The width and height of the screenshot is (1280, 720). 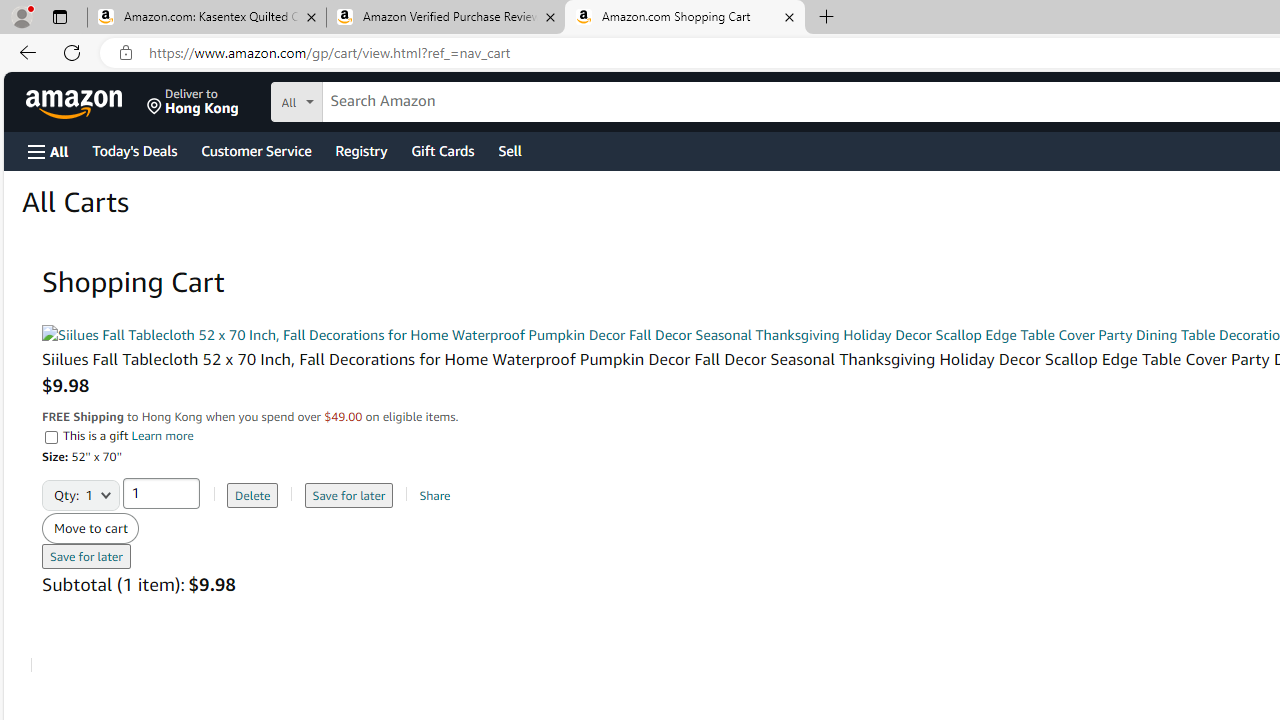 What do you see at coordinates (684, 17) in the screenshot?
I see `'Amazon.com Shopping Cart'` at bounding box center [684, 17].